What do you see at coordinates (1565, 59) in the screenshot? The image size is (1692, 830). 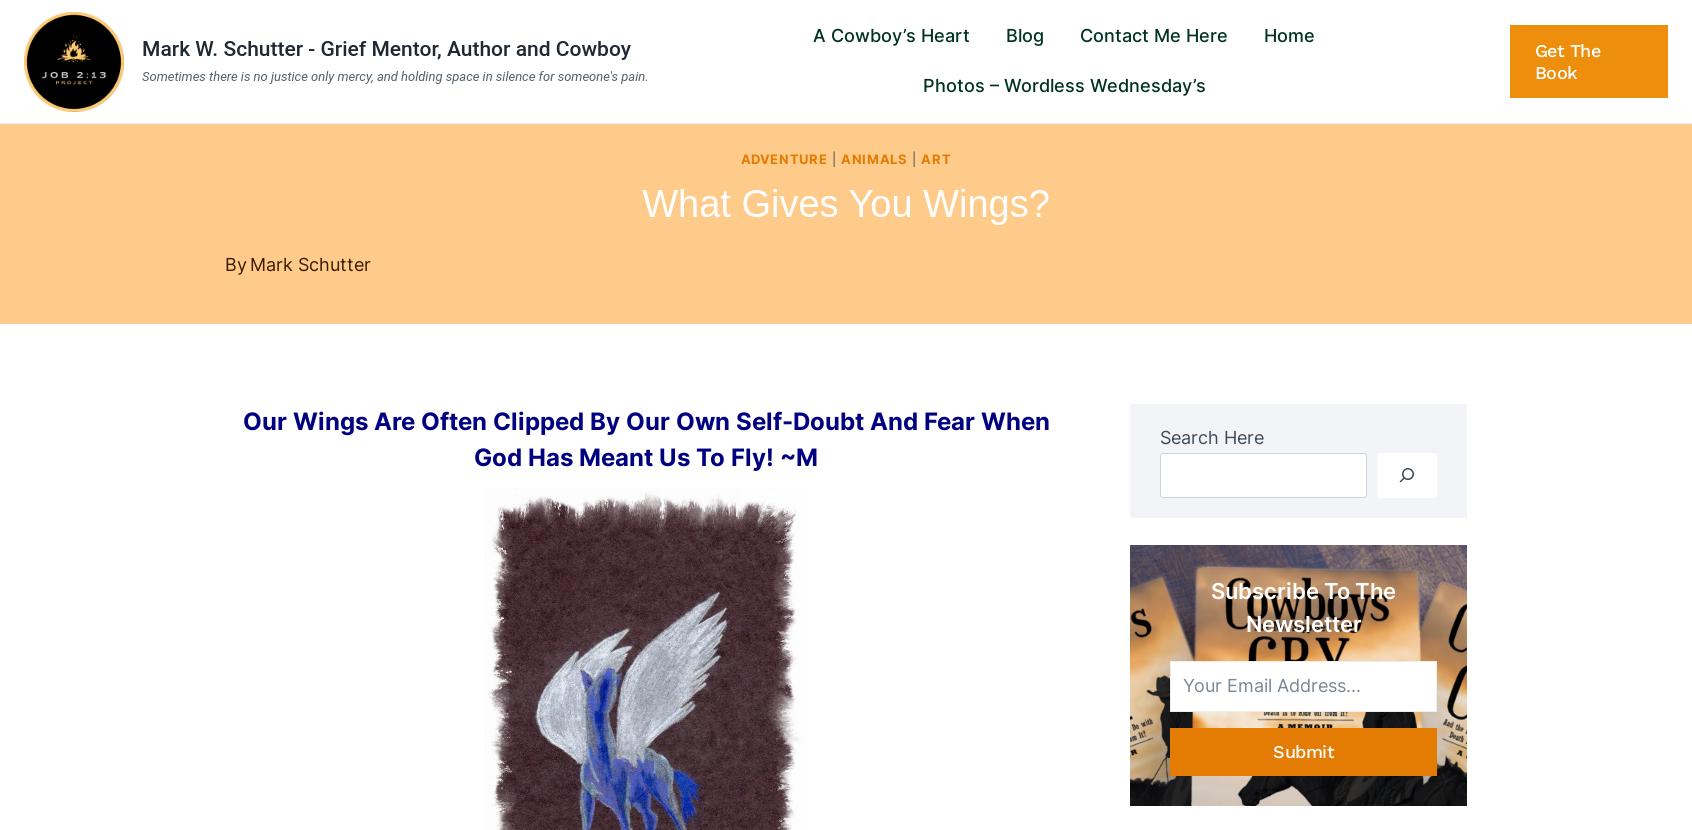 I see `'Get the Book'` at bounding box center [1565, 59].